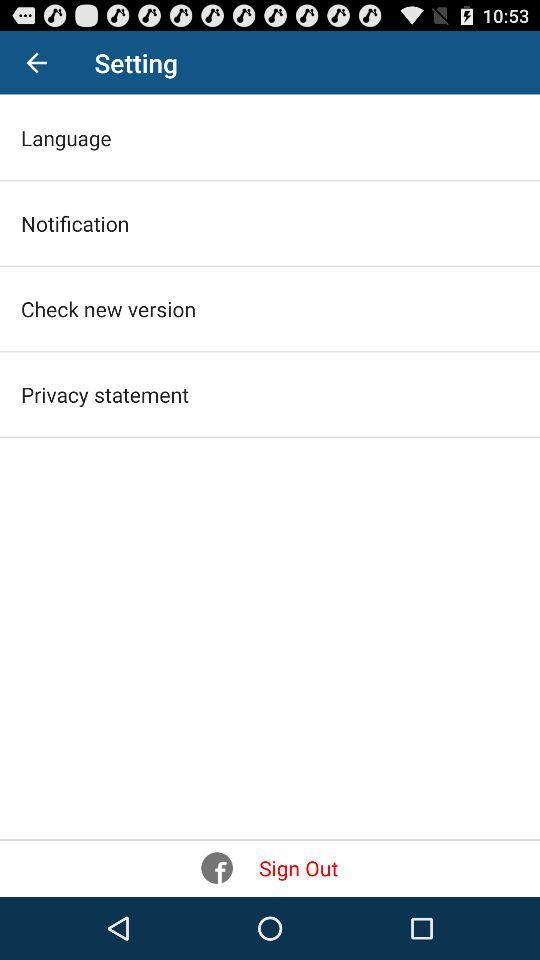 This screenshot has width=540, height=960. Describe the element at coordinates (36, 62) in the screenshot. I see `icon above language icon` at that location.